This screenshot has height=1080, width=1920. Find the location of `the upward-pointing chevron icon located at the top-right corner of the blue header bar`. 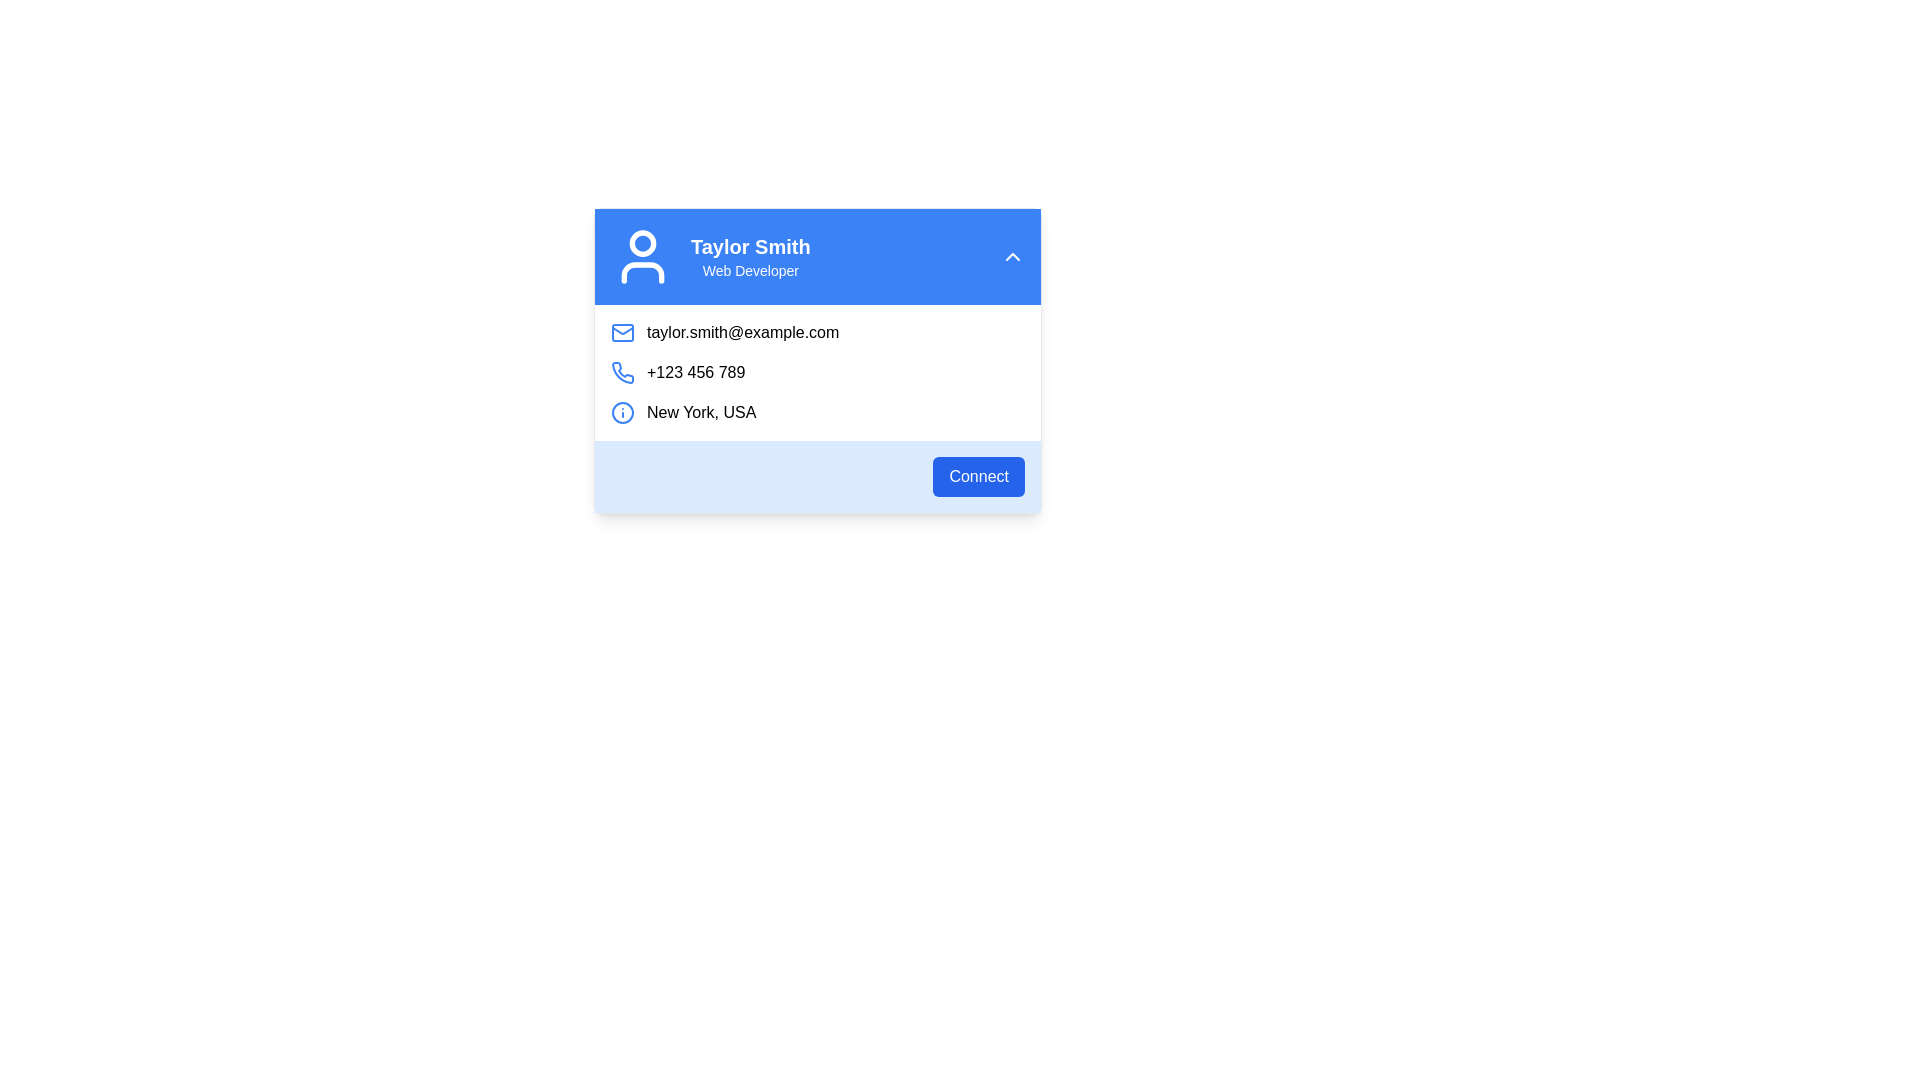

the upward-pointing chevron icon located at the top-right corner of the blue header bar is located at coordinates (1012, 256).